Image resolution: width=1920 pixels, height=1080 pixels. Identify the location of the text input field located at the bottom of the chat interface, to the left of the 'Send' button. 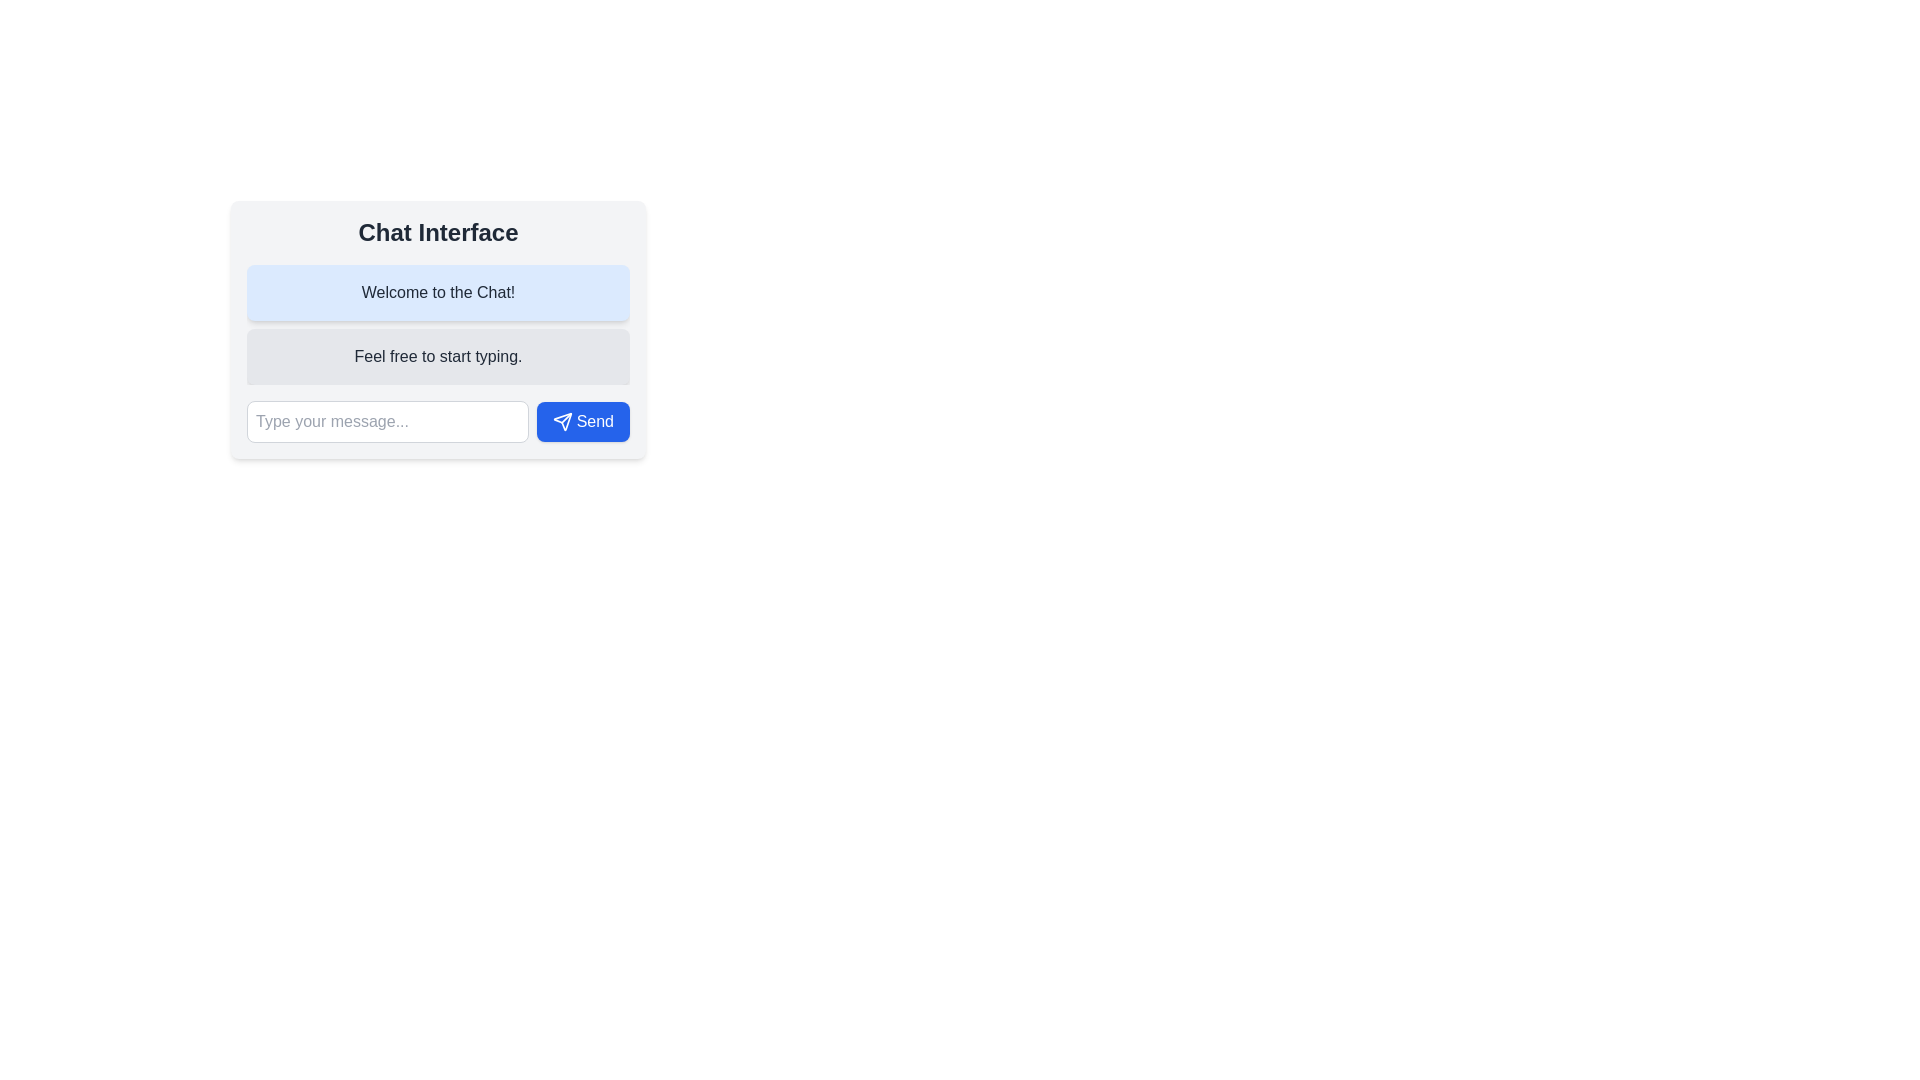
(387, 420).